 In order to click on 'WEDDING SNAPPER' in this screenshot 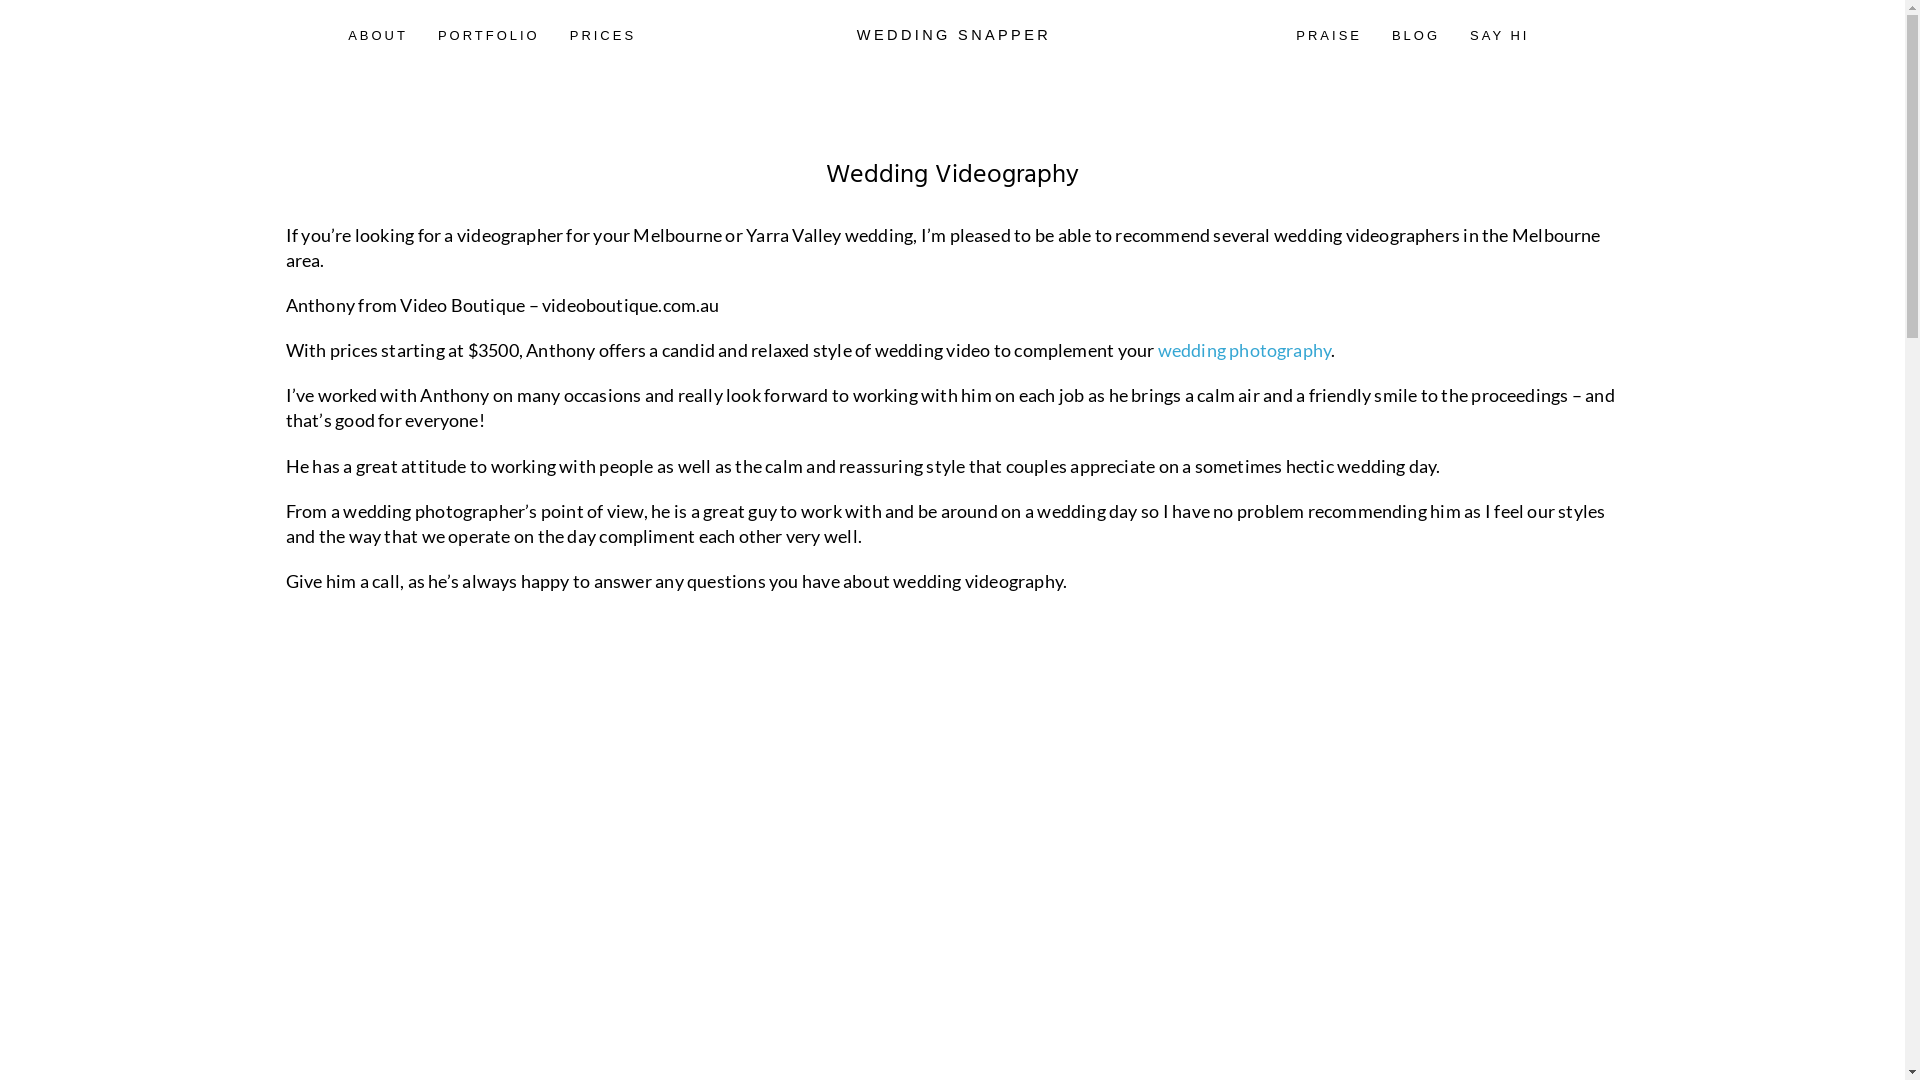, I will do `click(950, 38)`.